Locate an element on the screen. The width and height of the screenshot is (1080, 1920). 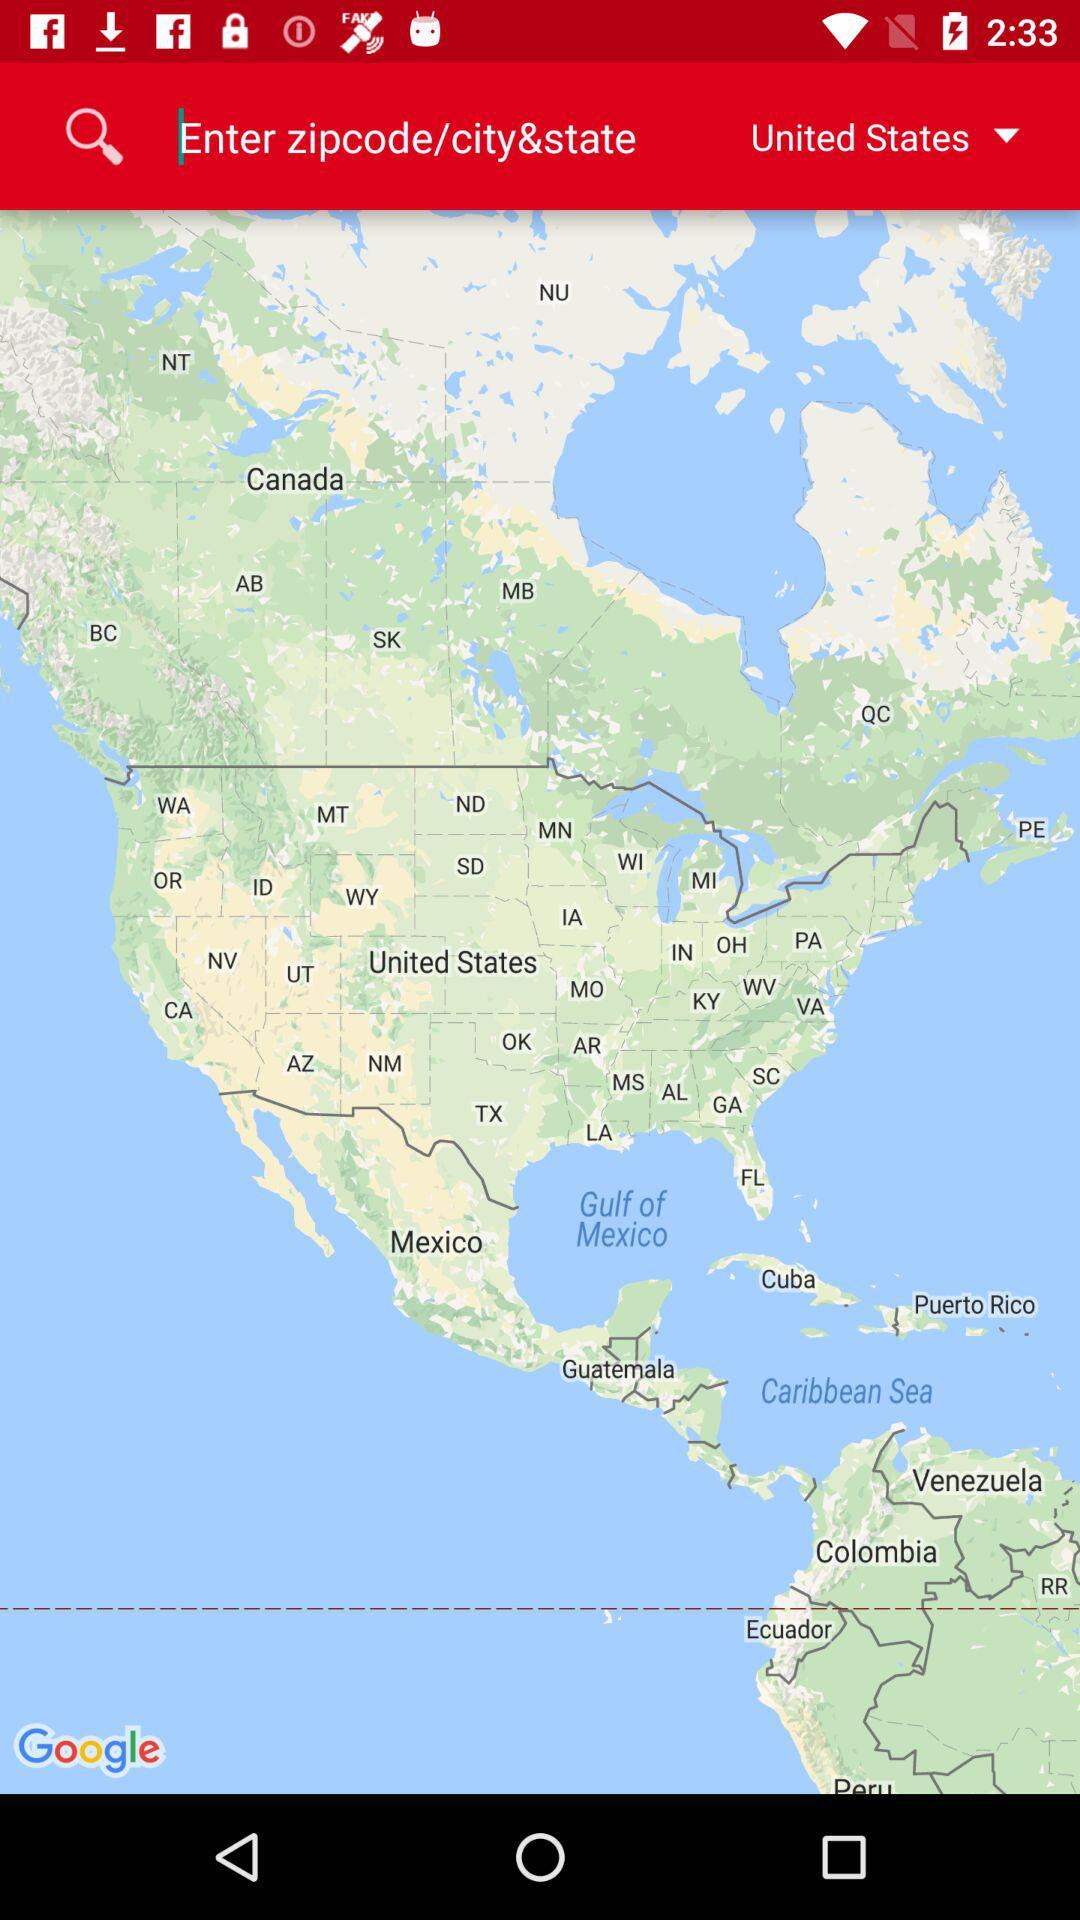
the icon at the center is located at coordinates (540, 1002).